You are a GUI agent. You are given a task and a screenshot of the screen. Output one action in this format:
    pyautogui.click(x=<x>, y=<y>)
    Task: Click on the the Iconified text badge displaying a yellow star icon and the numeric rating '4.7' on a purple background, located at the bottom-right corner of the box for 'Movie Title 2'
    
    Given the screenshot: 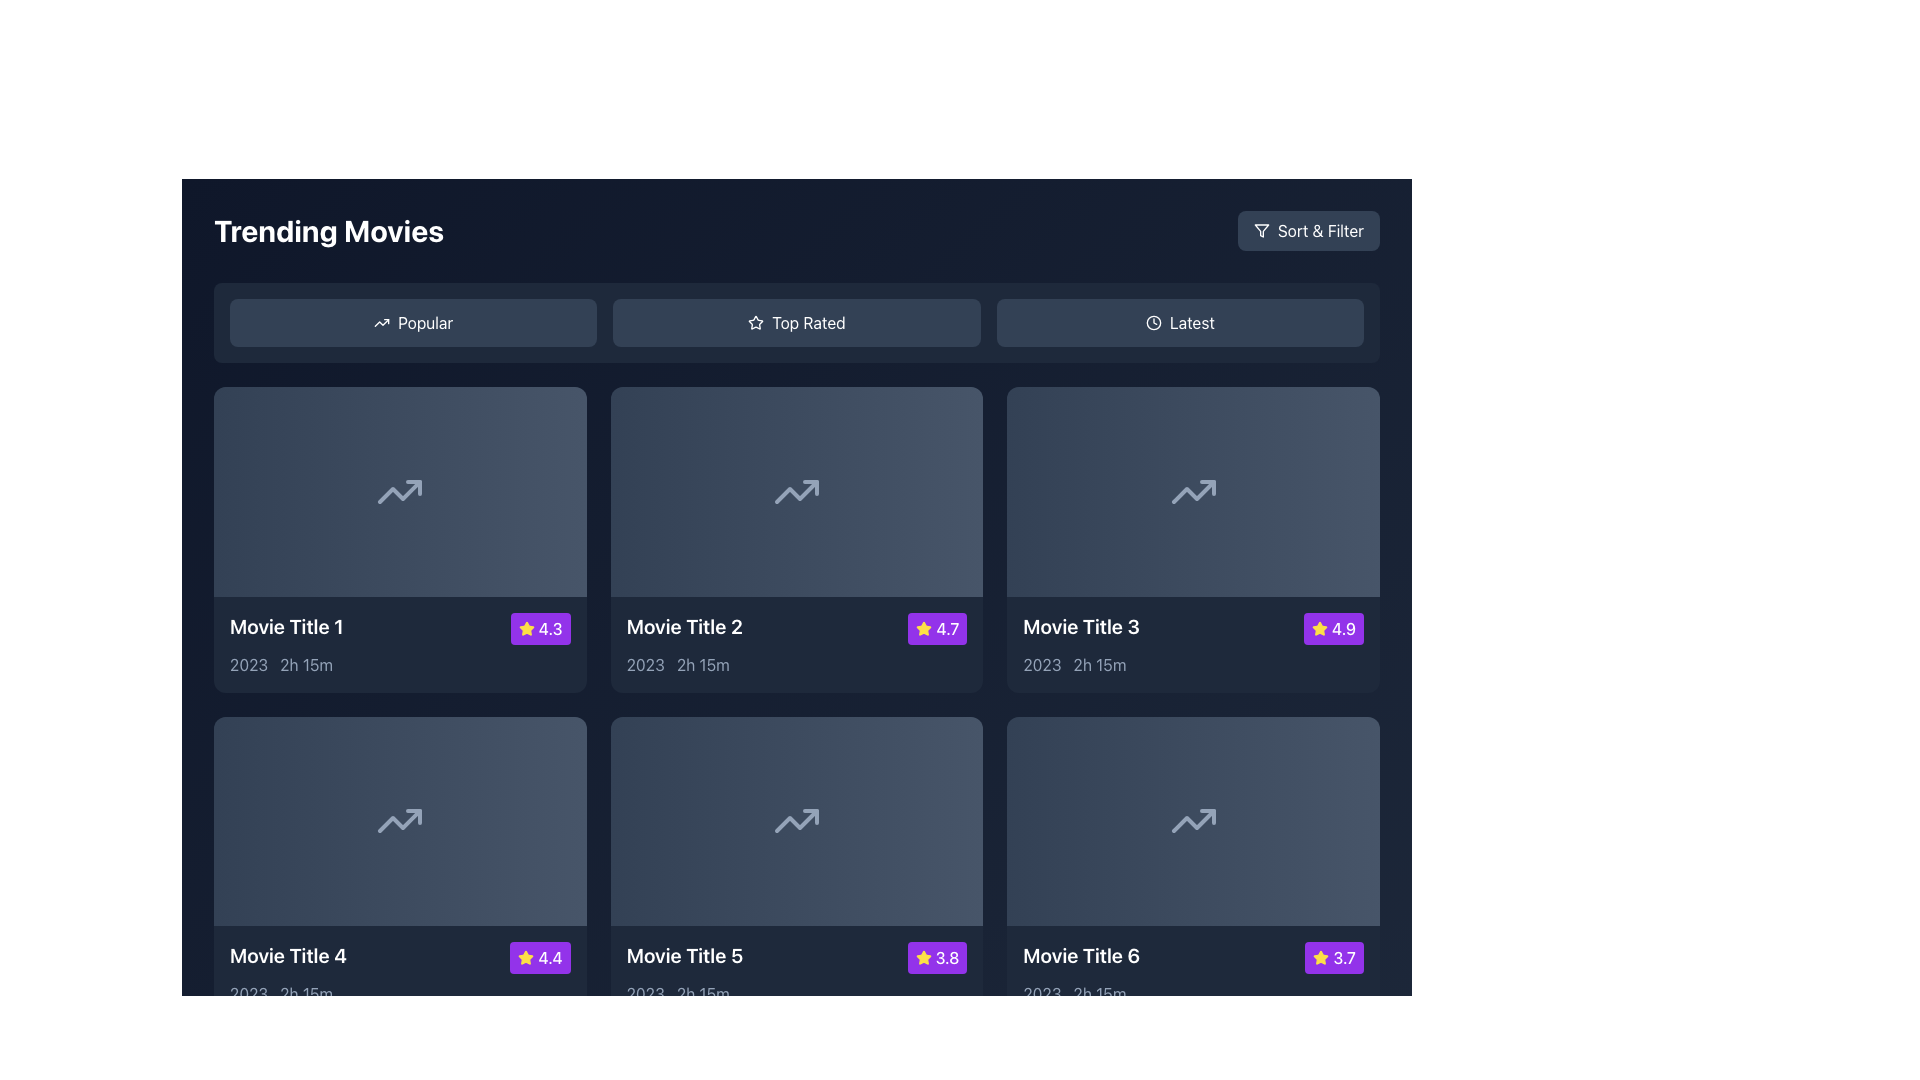 What is the action you would take?
    pyautogui.click(x=936, y=627)
    